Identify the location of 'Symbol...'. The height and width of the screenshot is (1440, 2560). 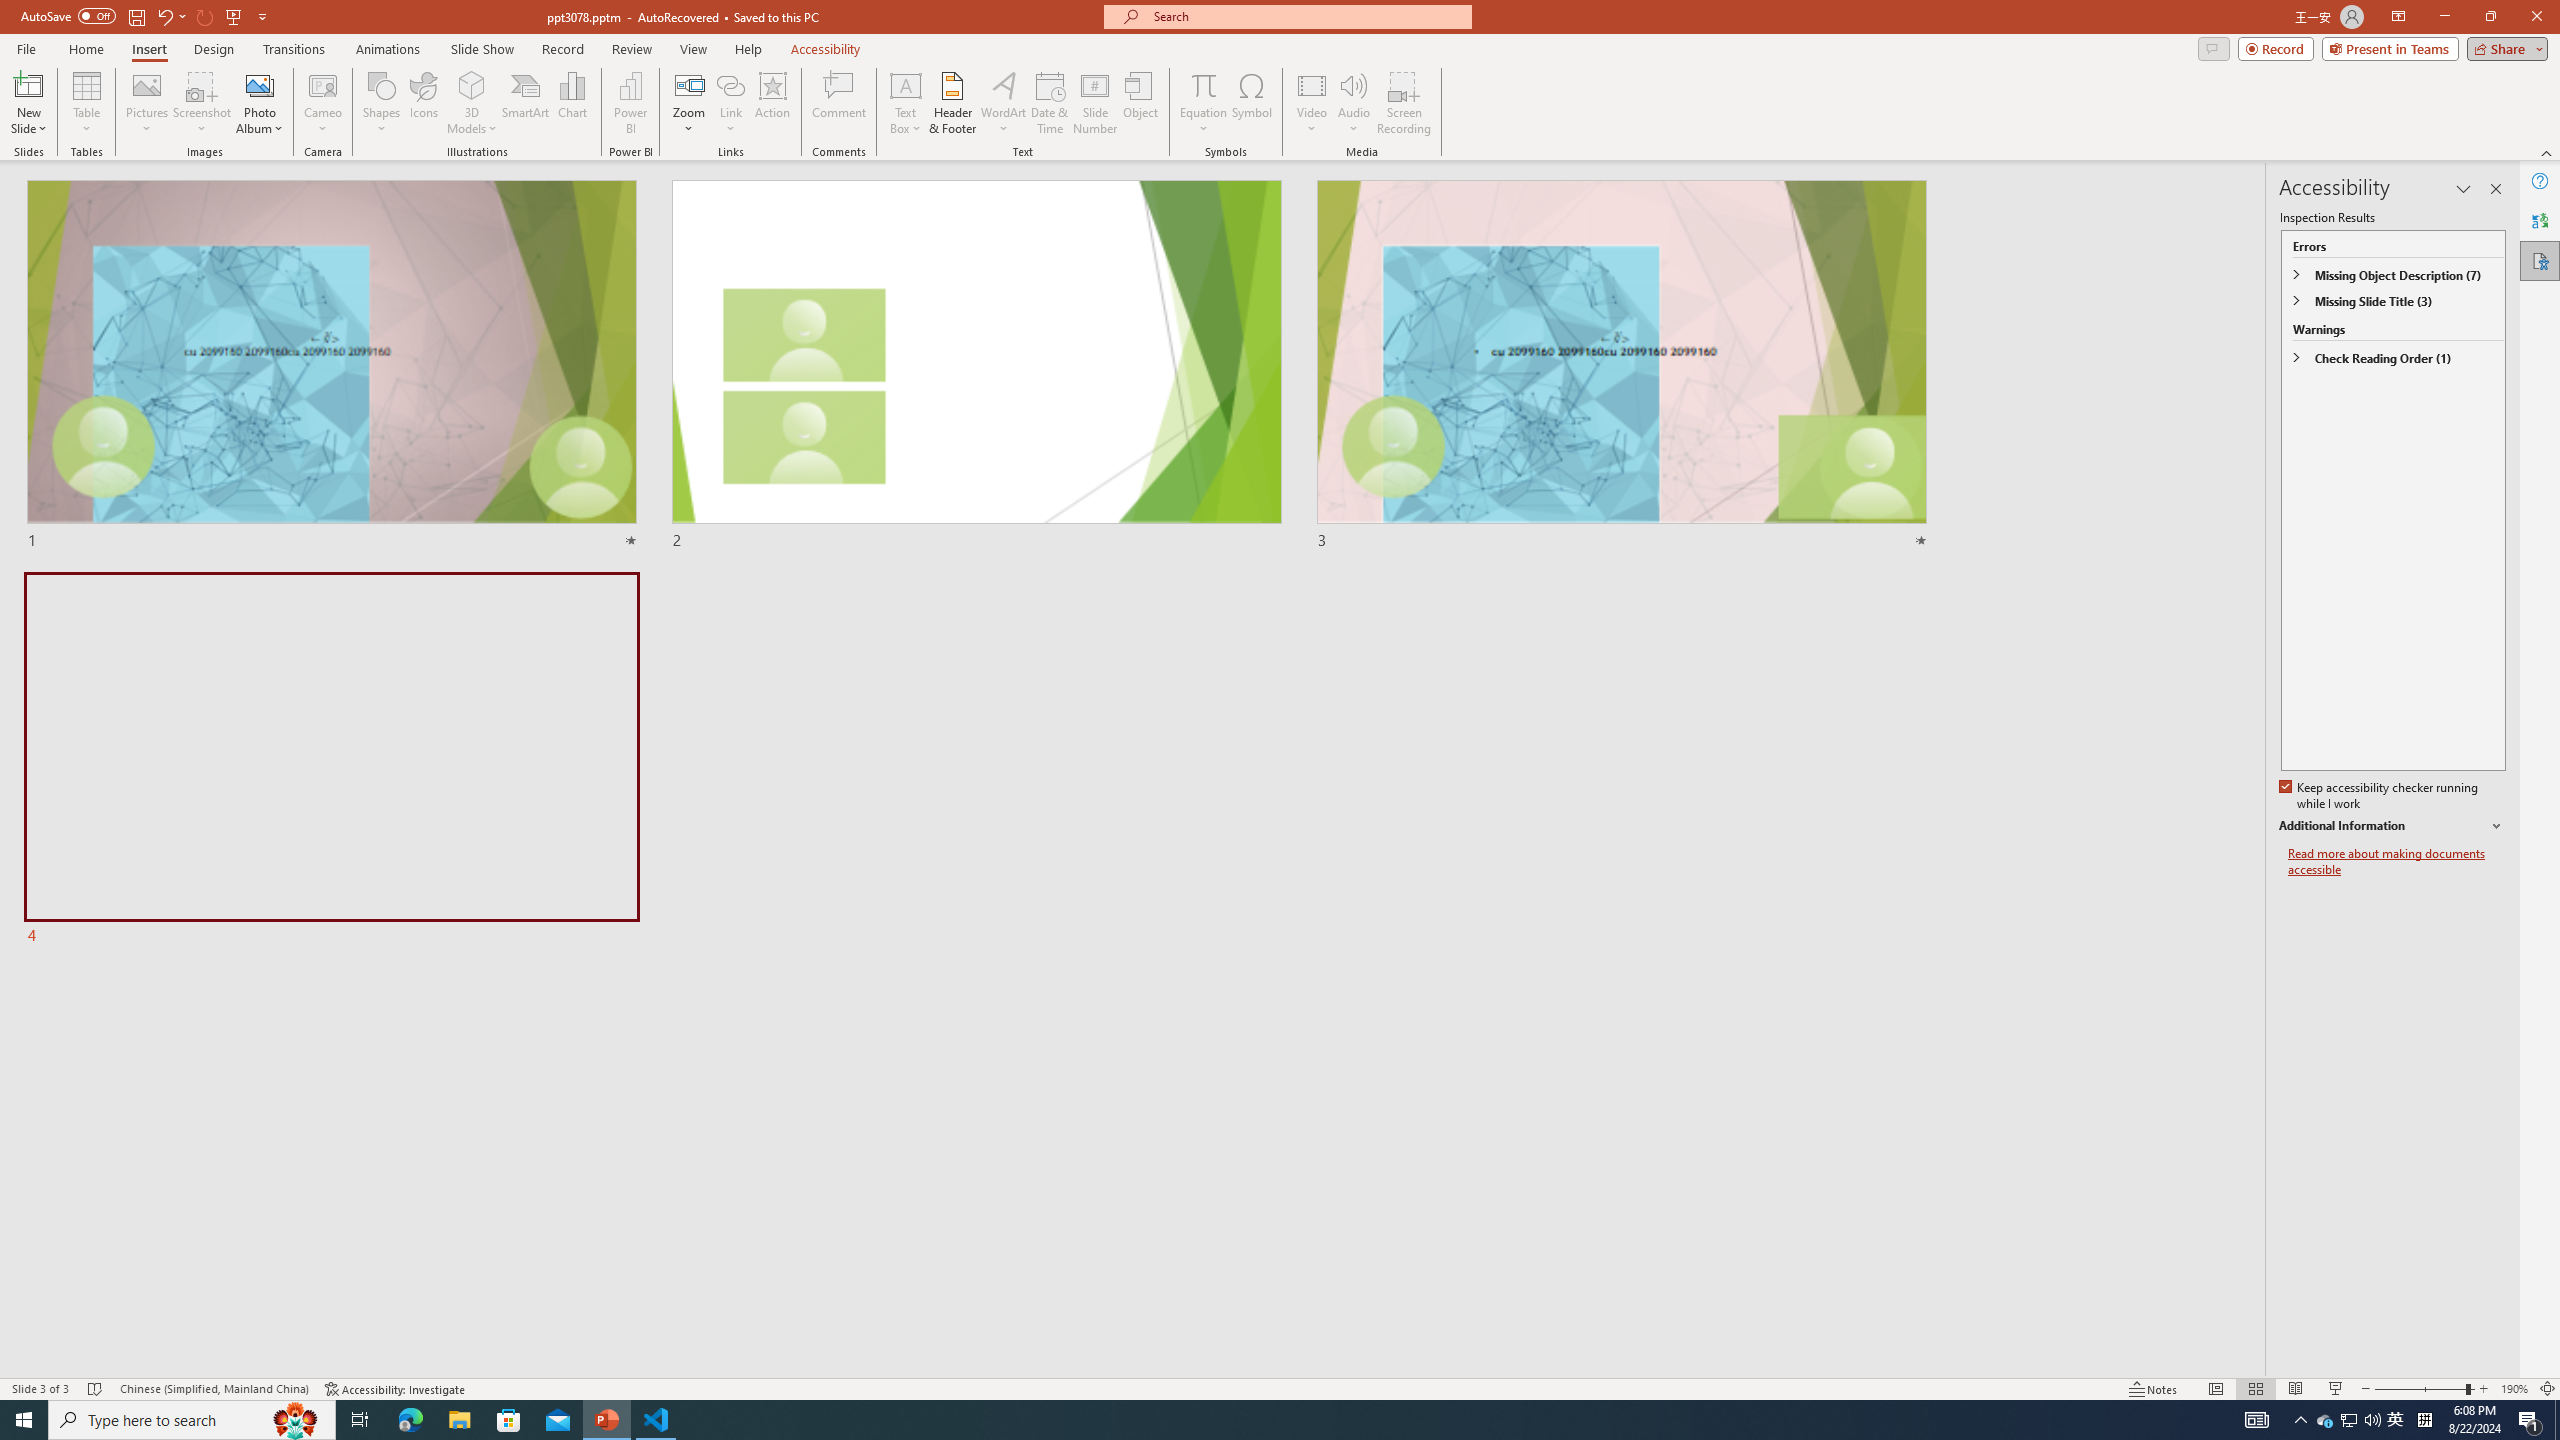
(1251, 103).